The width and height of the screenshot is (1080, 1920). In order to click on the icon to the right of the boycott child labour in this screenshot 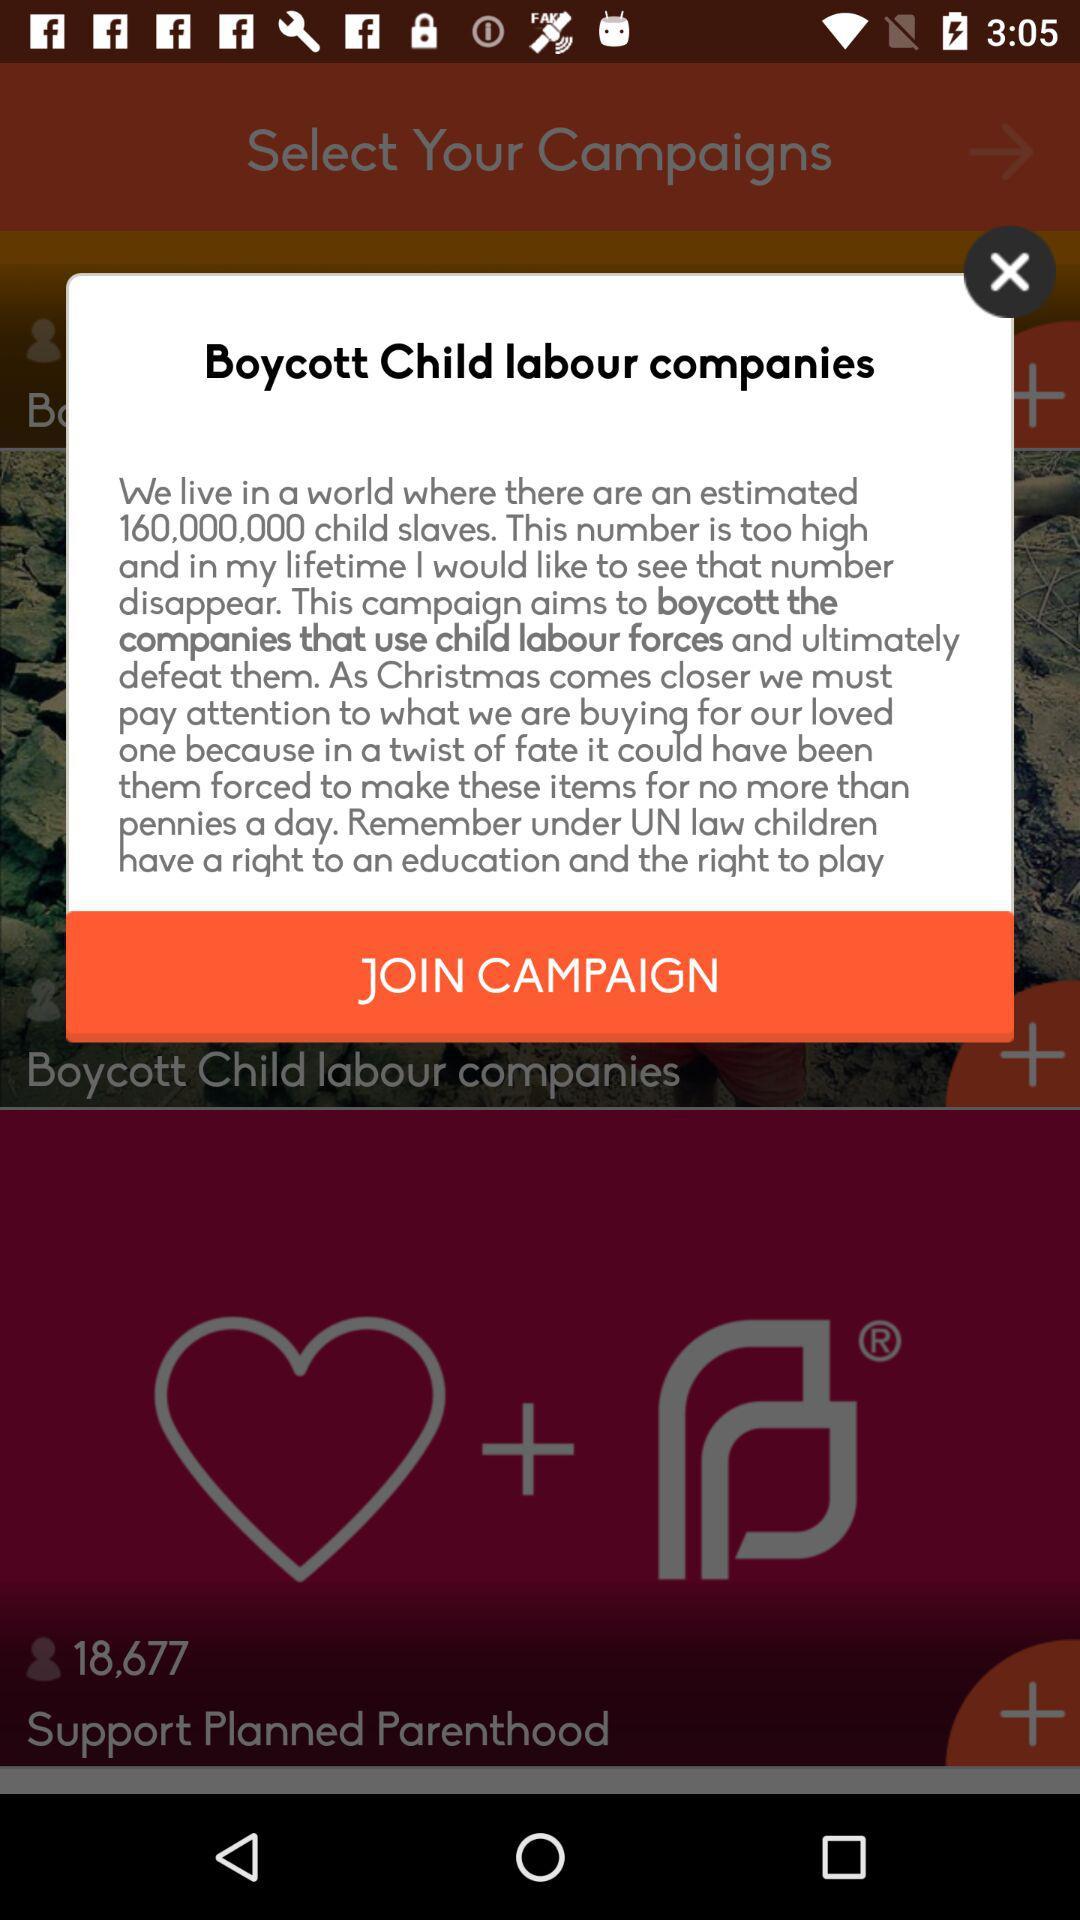, I will do `click(1009, 270)`.